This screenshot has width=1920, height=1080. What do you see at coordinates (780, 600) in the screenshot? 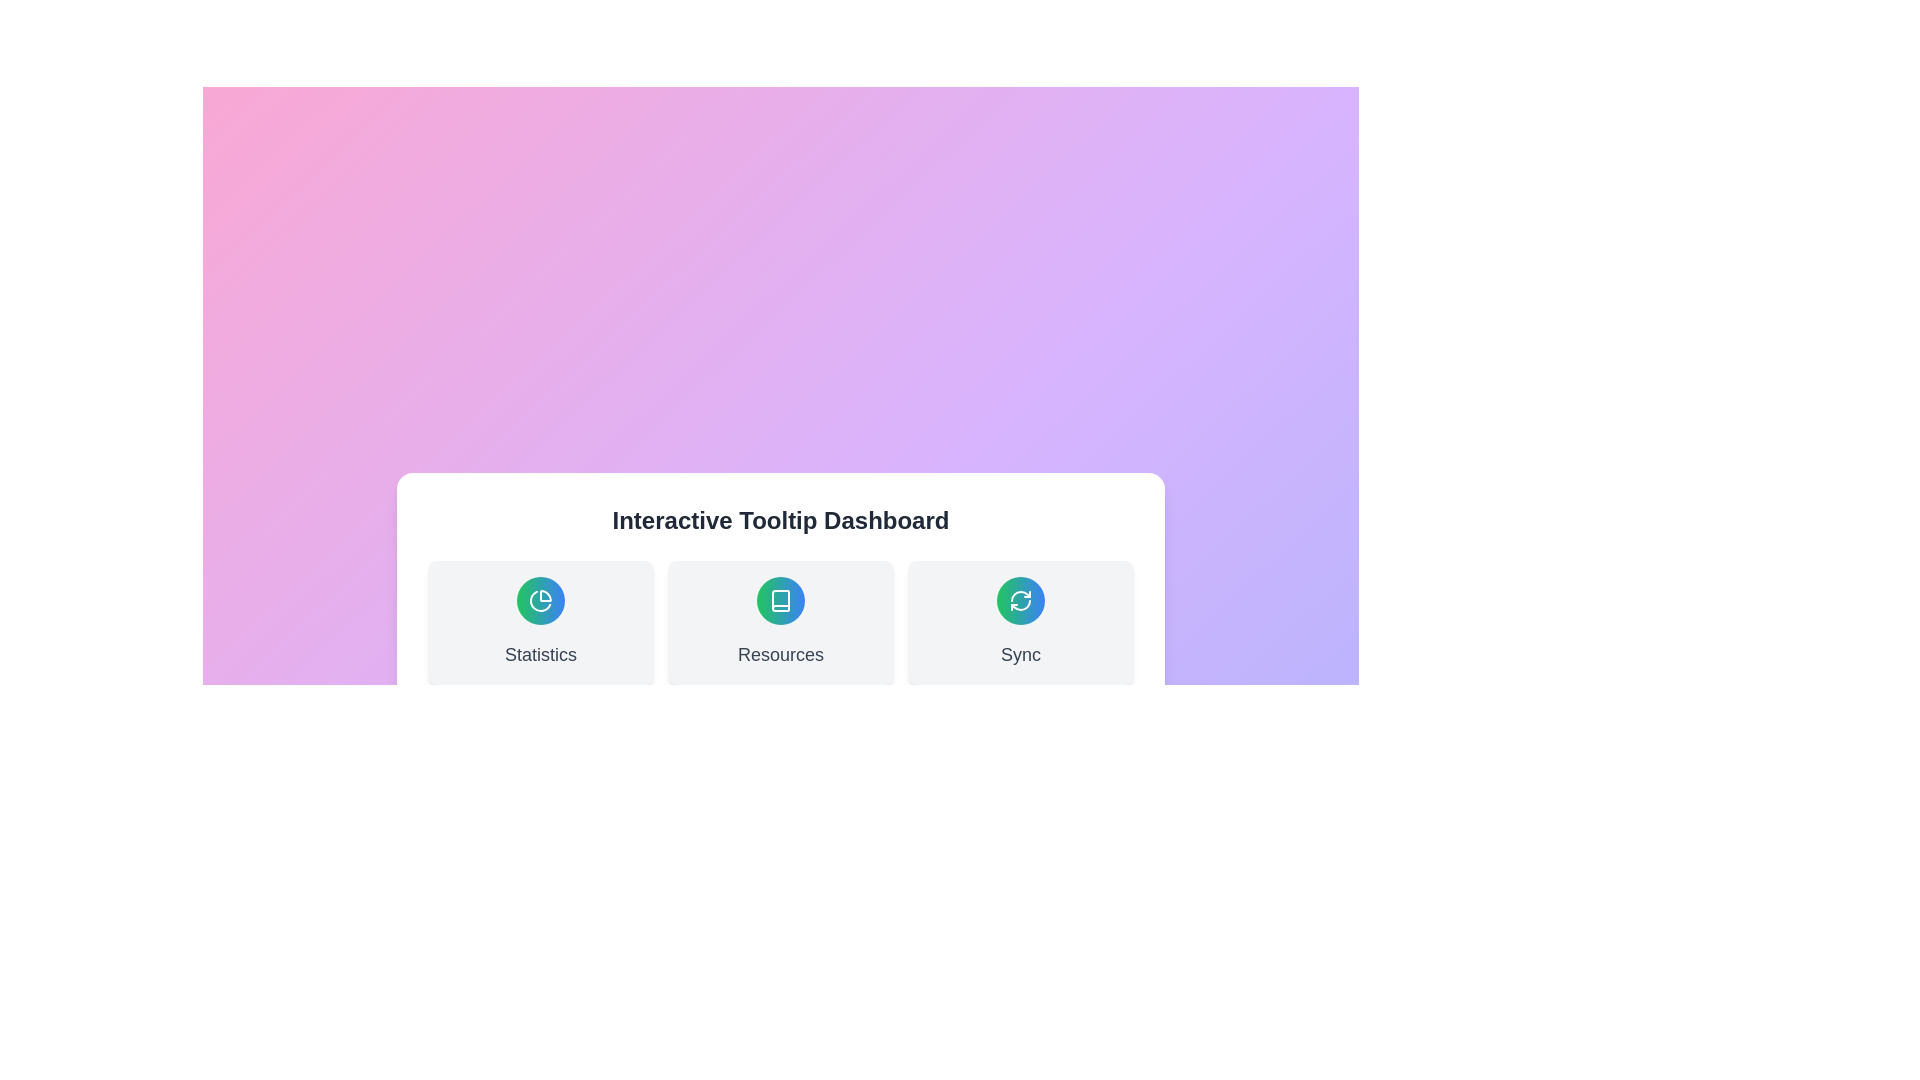
I see `the 'Resources' icon located centrally in the middle card of the 'Interactive Tooltip Dashboard'` at bounding box center [780, 600].